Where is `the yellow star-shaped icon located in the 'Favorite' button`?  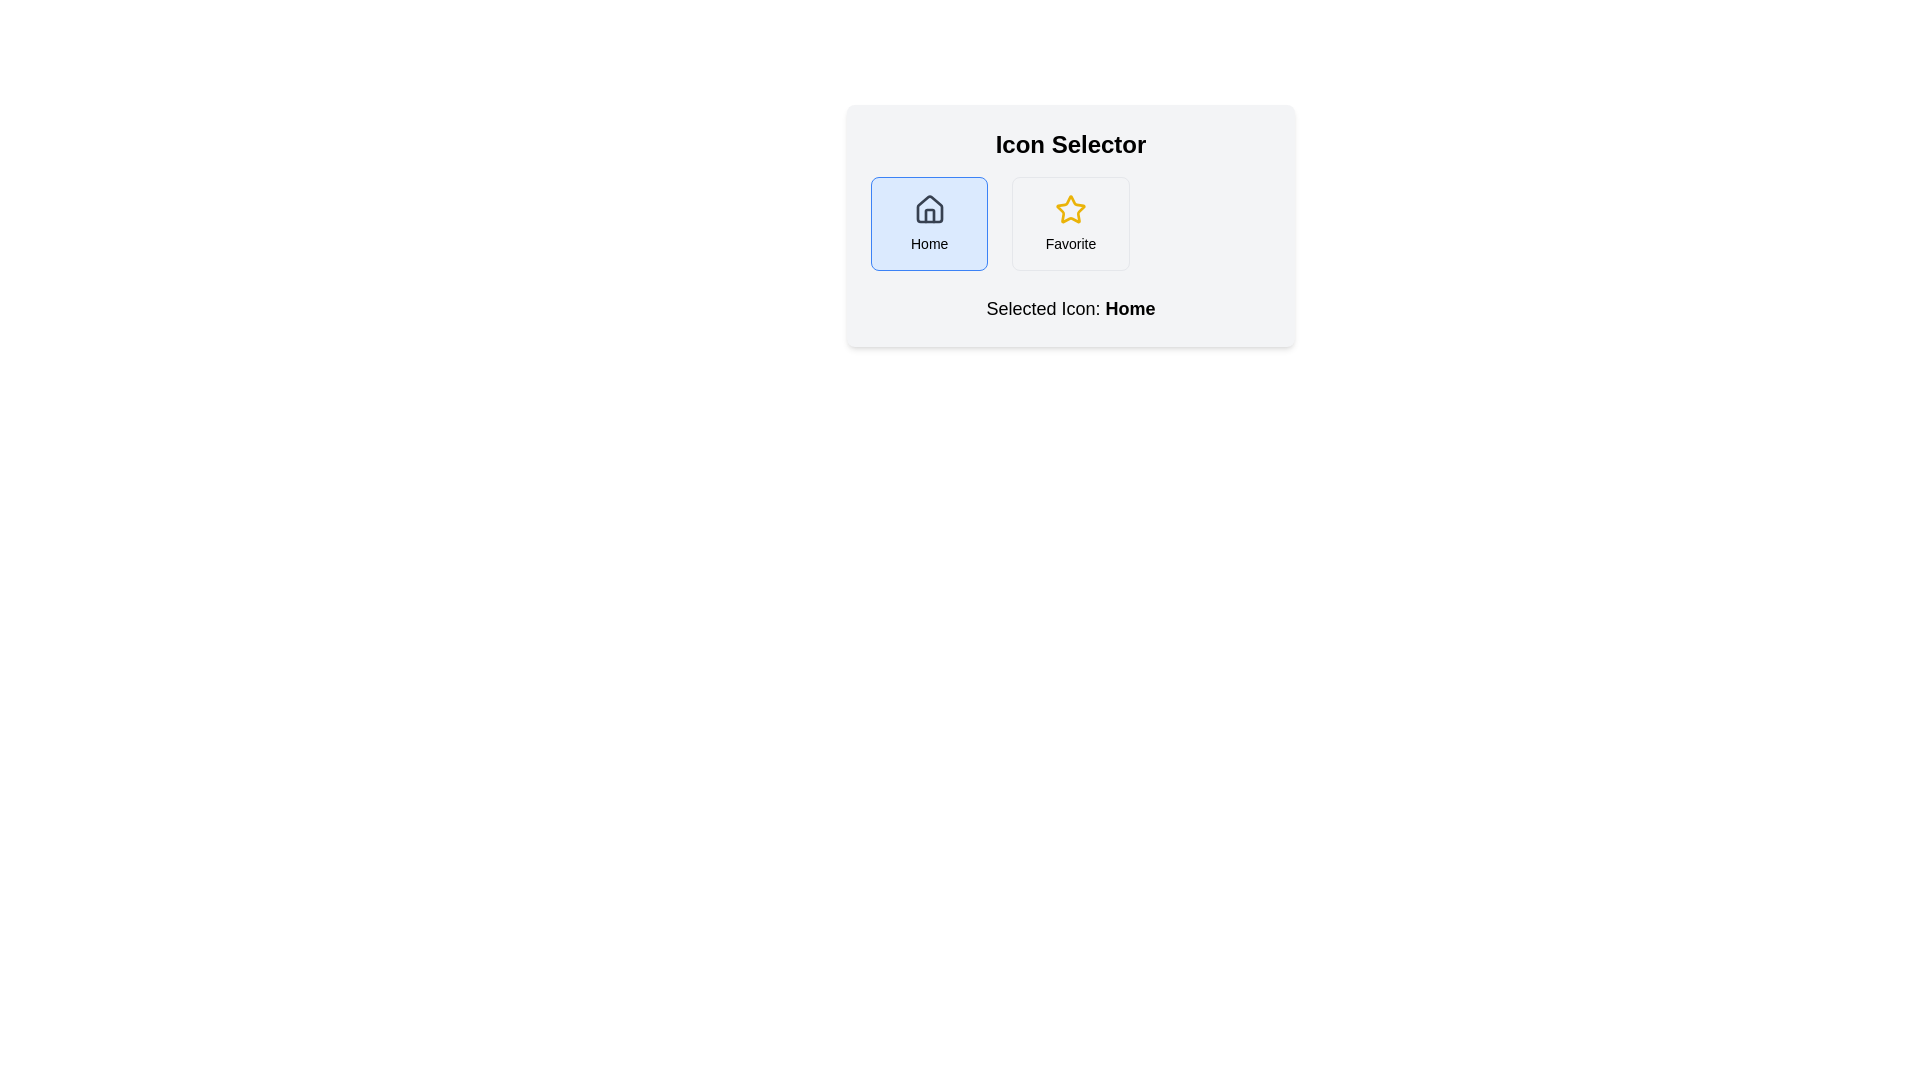 the yellow star-shaped icon located in the 'Favorite' button is located at coordinates (1069, 209).